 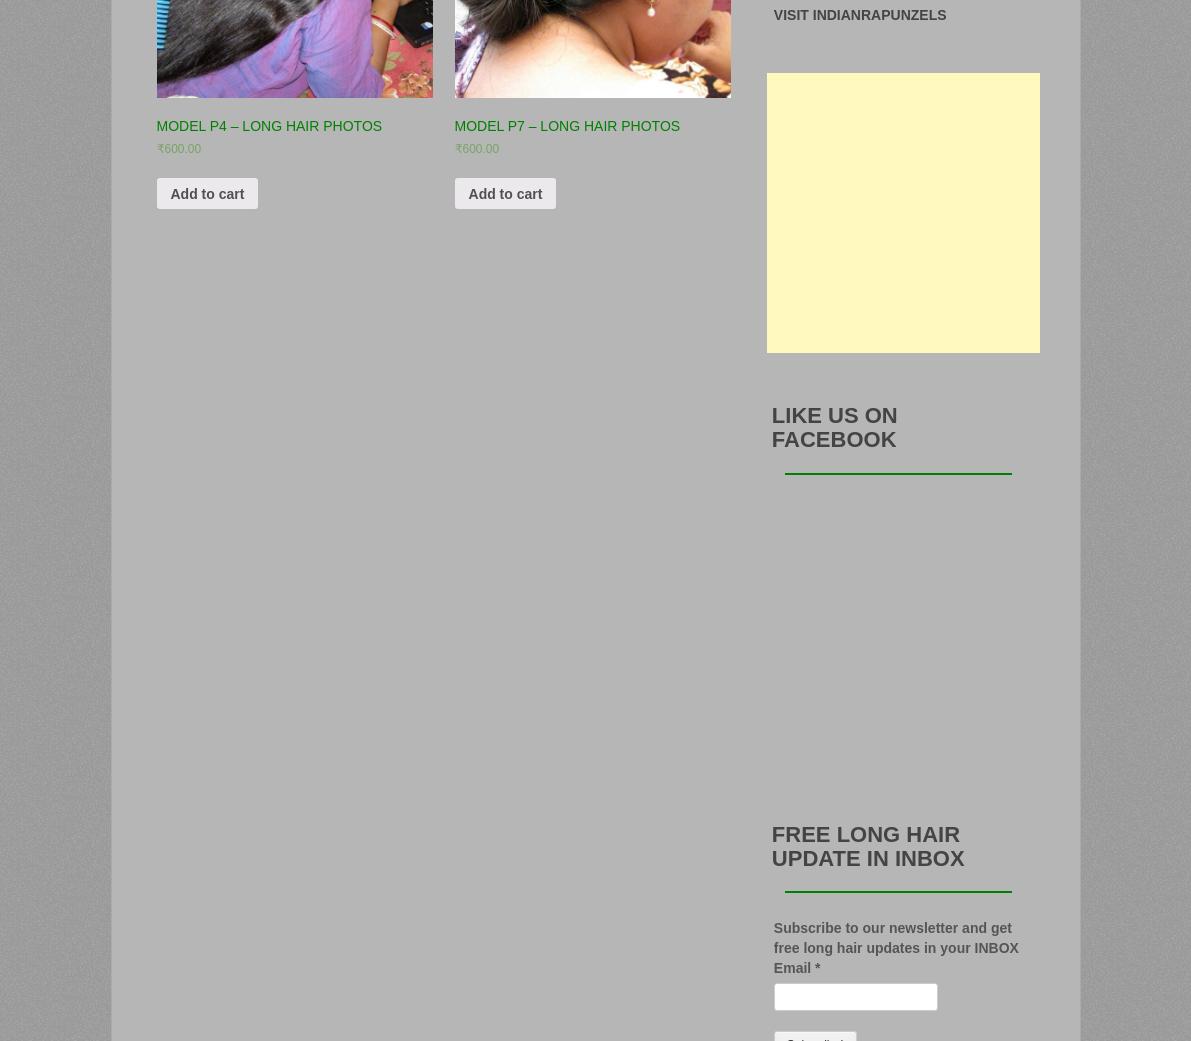 What do you see at coordinates (816, 966) in the screenshot?
I see `'*'` at bounding box center [816, 966].